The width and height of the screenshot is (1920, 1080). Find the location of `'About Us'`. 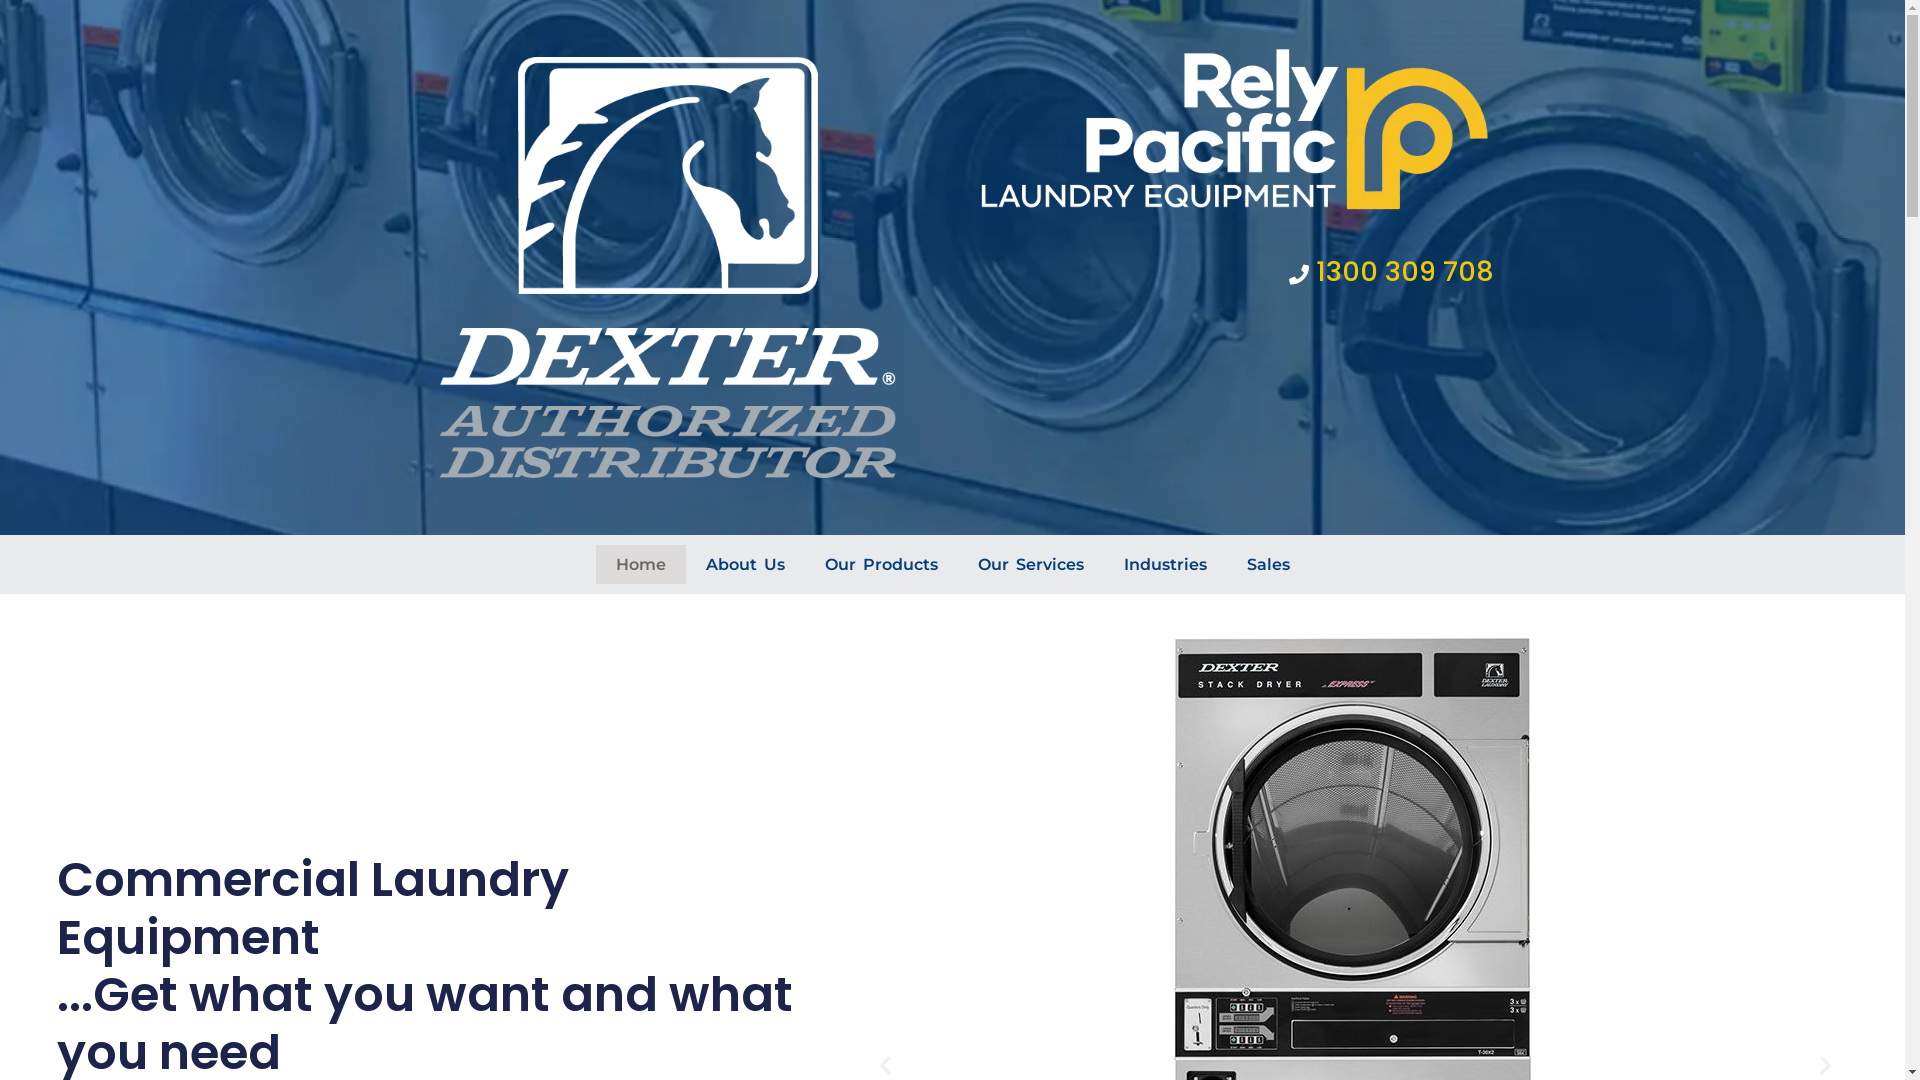

'About Us' is located at coordinates (686, 564).